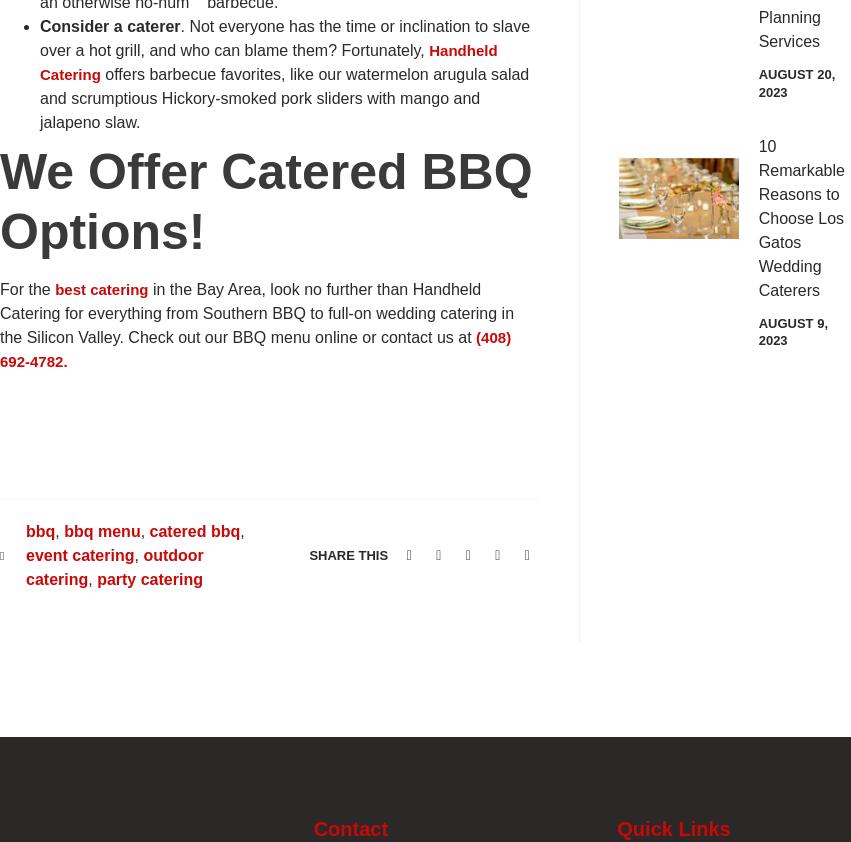 This screenshot has height=842, width=851. I want to click on 'offers barbecue favorites, like our watermelon arugula salad and scrumptious Hickory-smoked pork sliders with mango and jalapeno slaw.', so click(284, 97).